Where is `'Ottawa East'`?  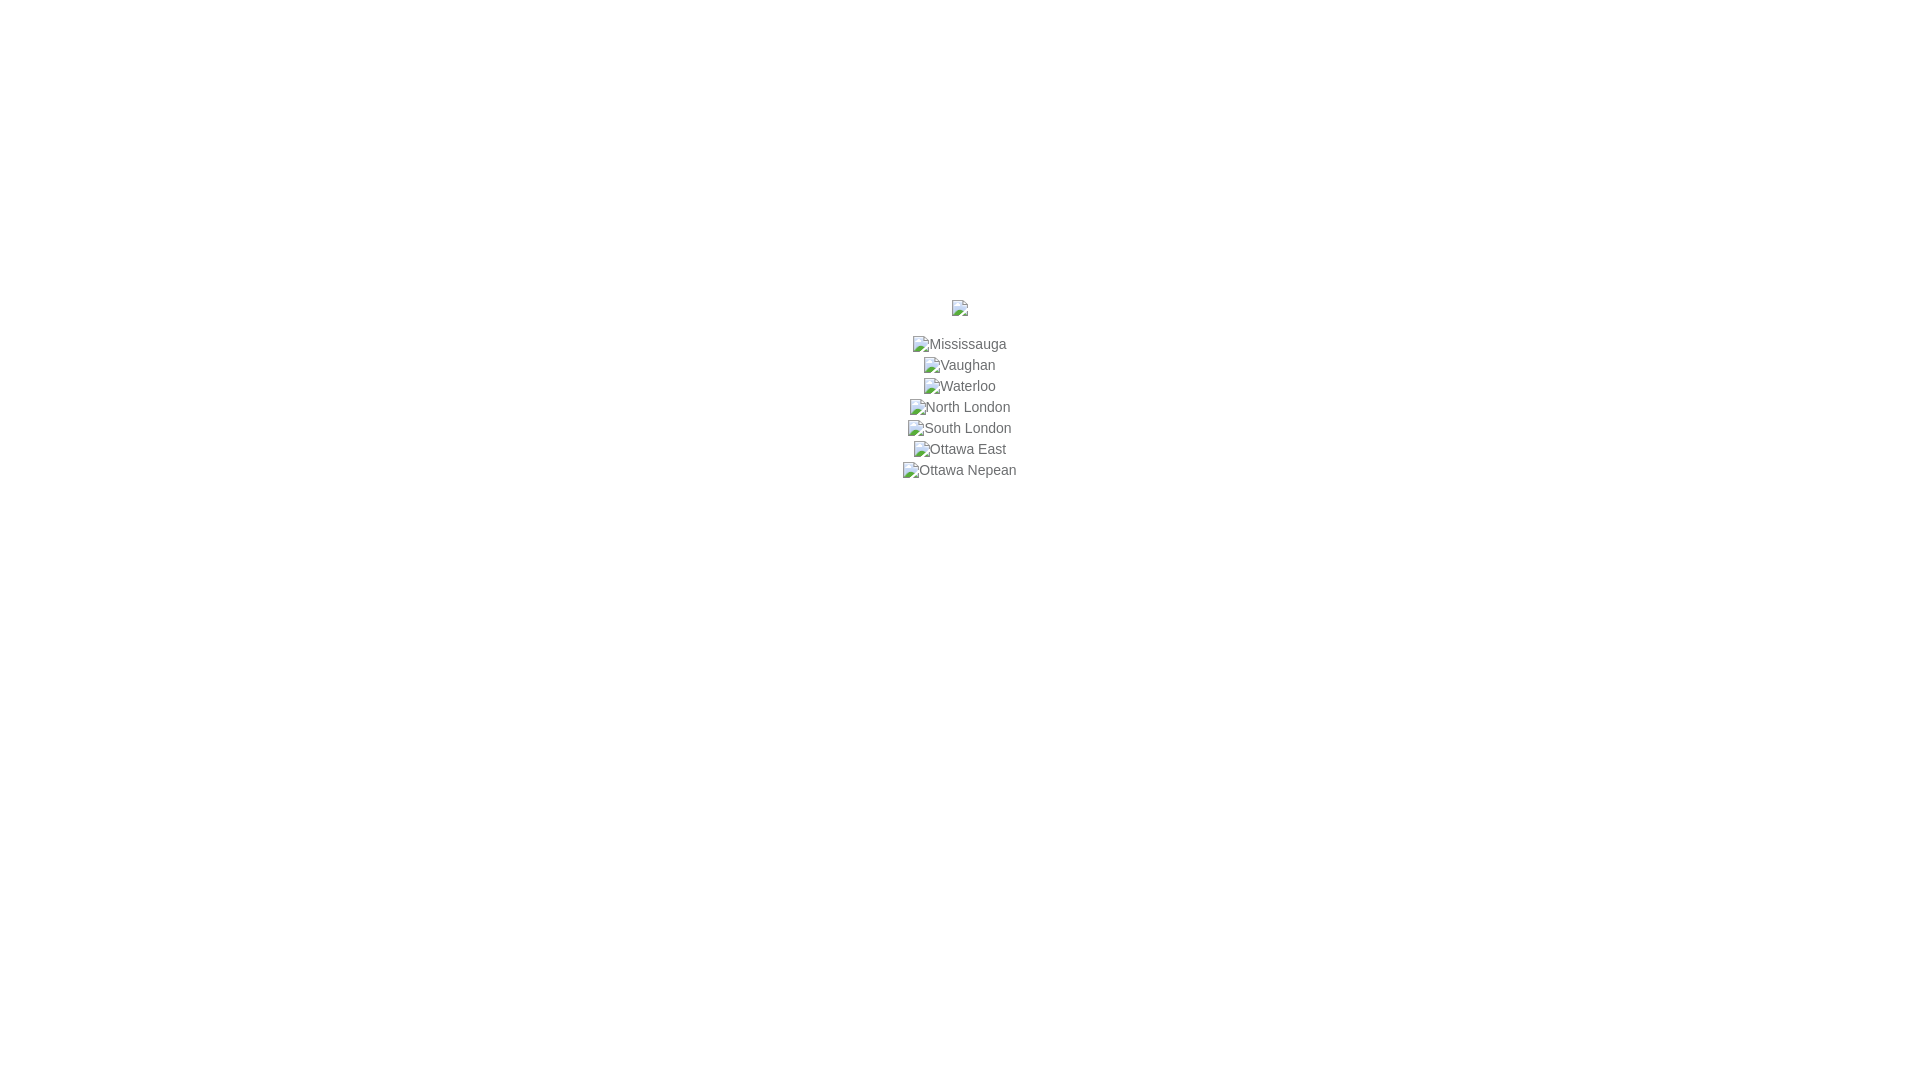 'Ottawa East' is located at coordinates (912, 447).